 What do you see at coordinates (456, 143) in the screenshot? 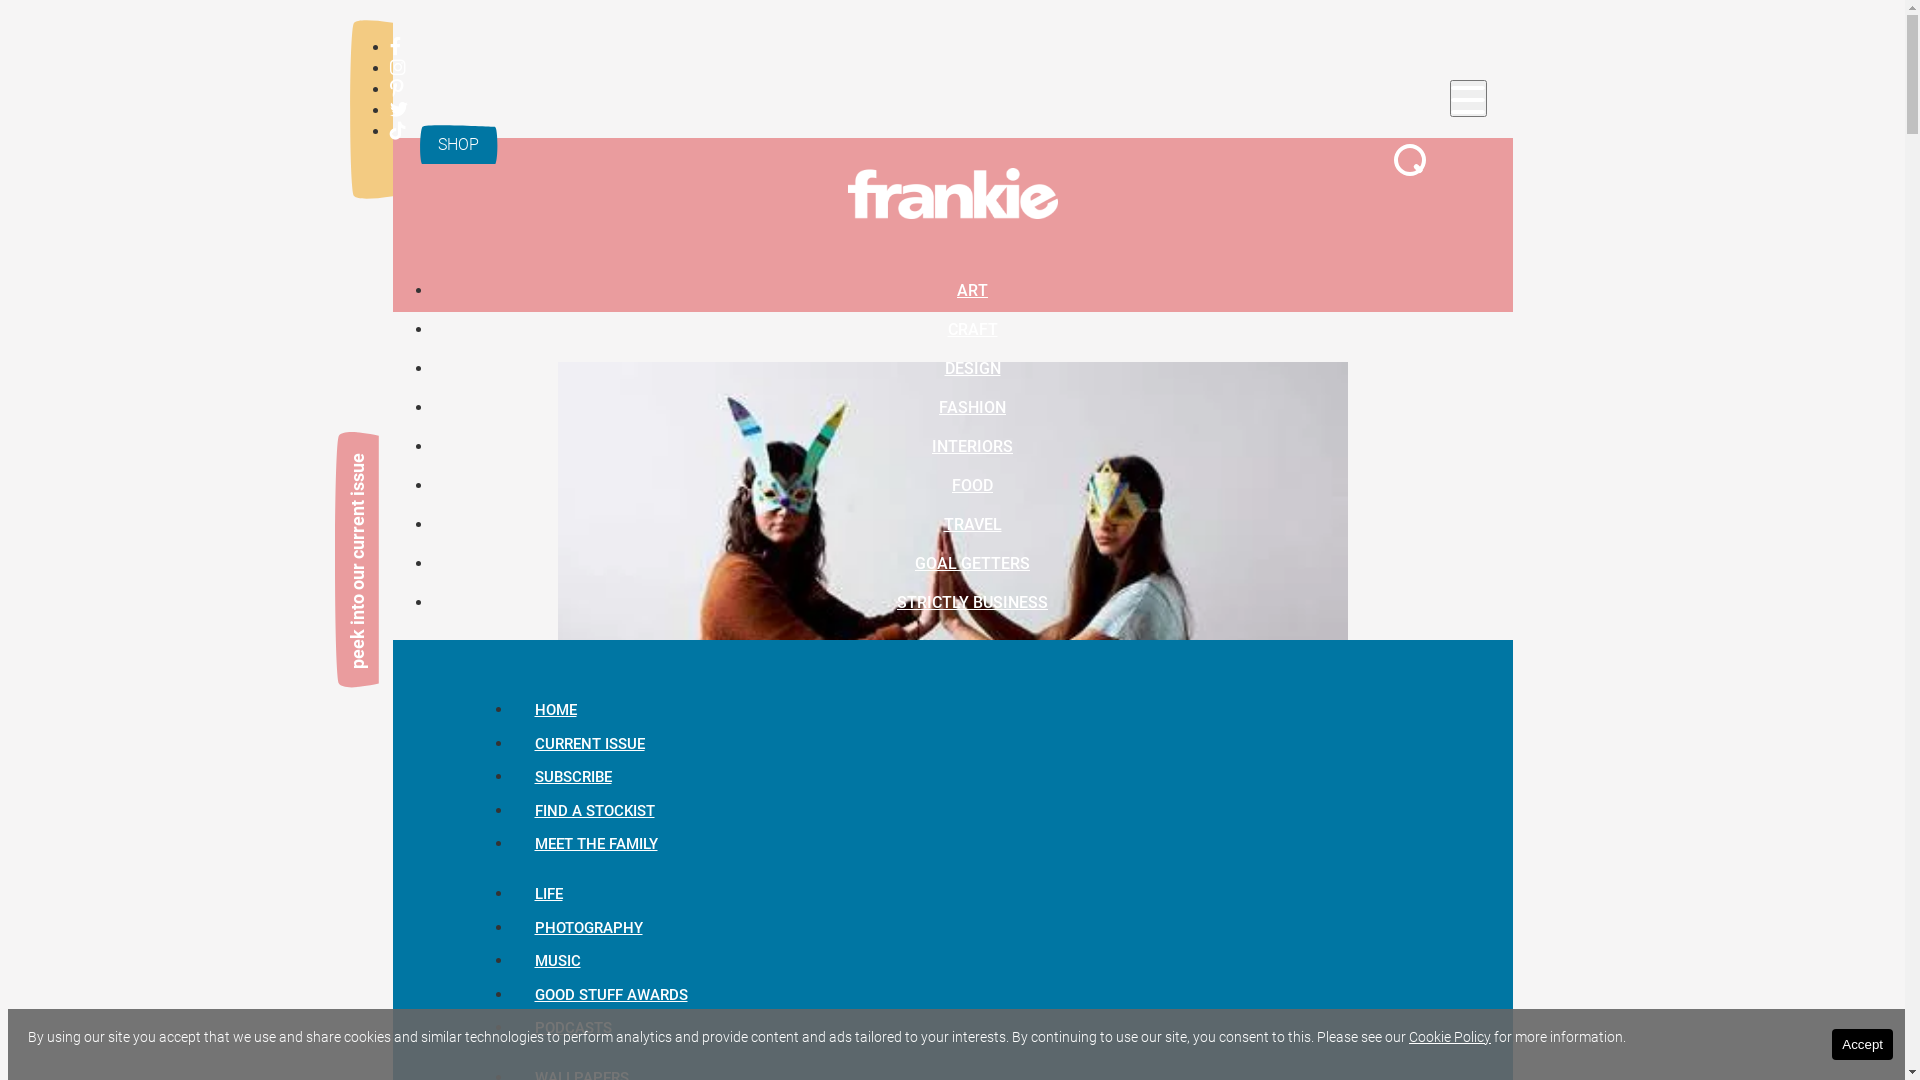
I see `'SHOP'` at bounding box center [456, 143].